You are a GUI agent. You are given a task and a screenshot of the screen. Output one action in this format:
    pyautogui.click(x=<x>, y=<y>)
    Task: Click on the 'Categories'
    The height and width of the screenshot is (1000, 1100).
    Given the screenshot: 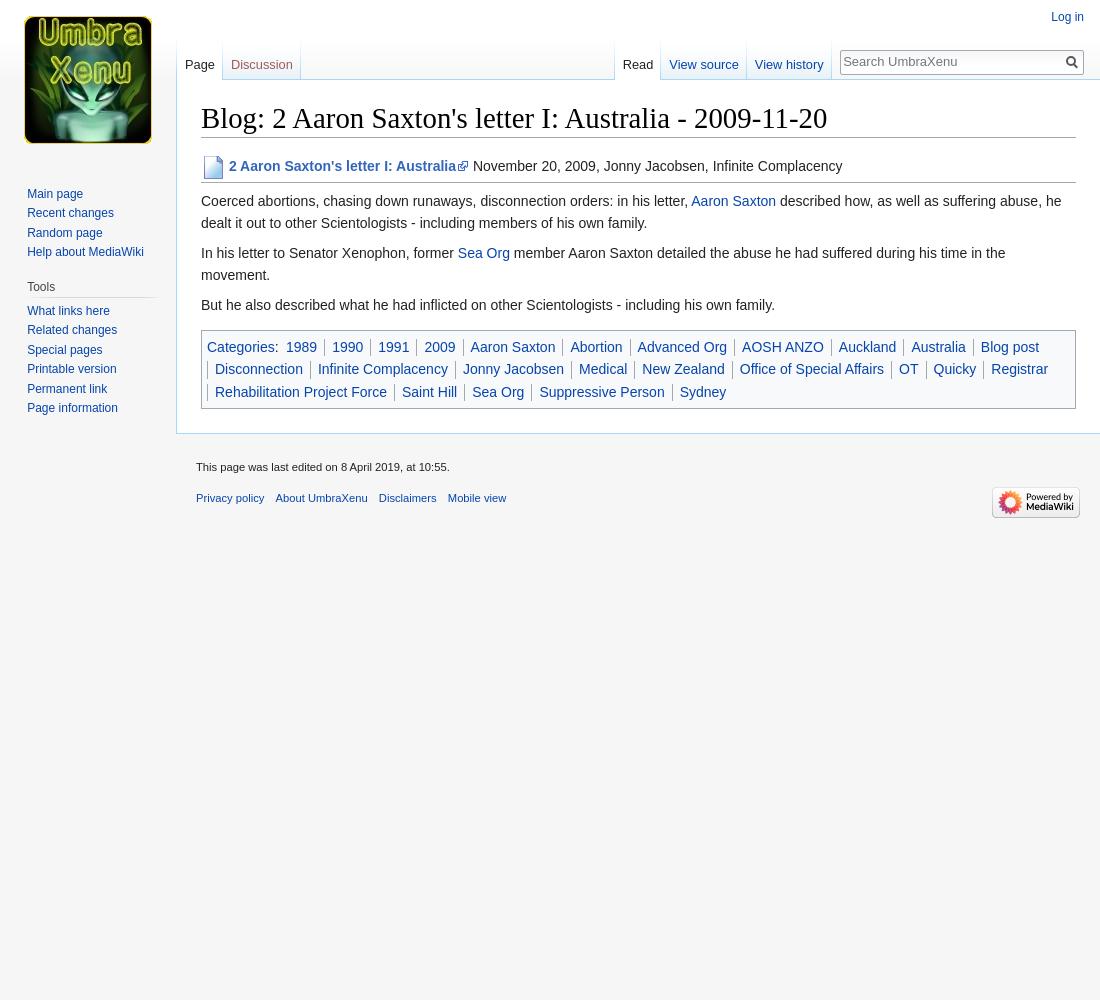 What is the action you would take?
    pyautogui.click(x=240, y=345)
    